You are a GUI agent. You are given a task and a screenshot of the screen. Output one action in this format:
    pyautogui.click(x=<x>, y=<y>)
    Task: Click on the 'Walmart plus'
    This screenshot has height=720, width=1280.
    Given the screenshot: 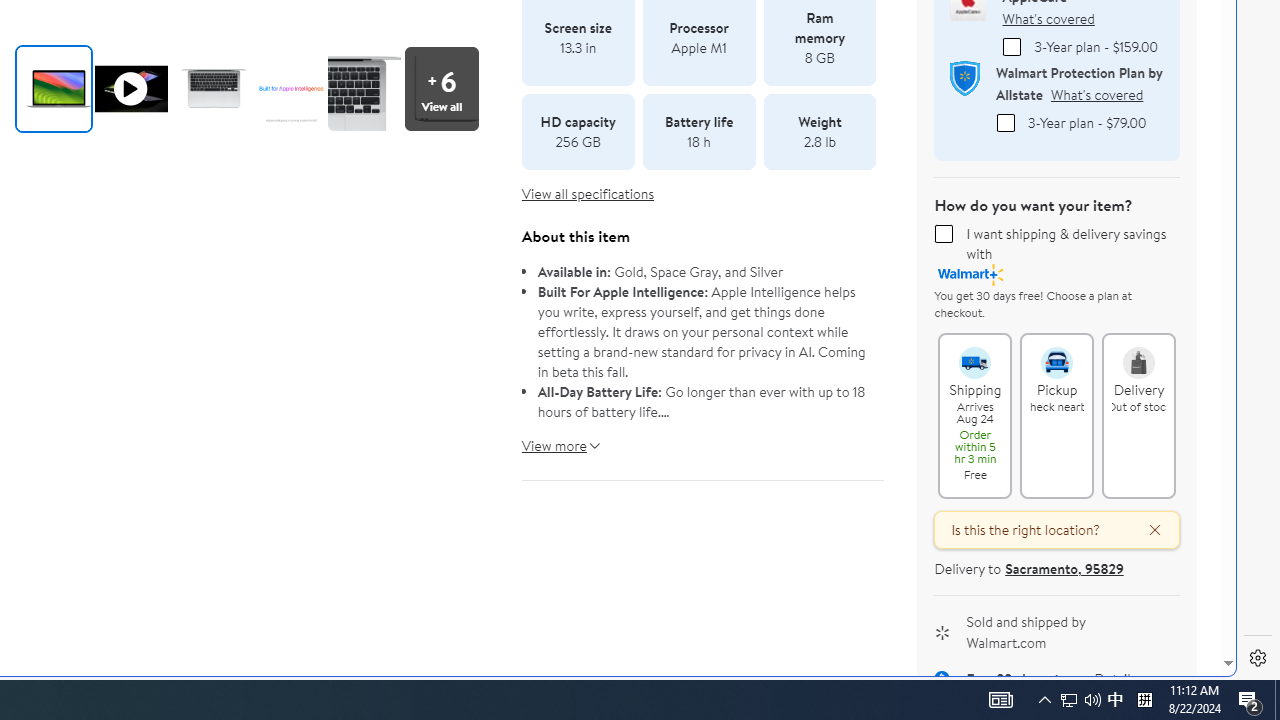 What is the action you would take?
    pyautogui.click(x=971, y=275)
    